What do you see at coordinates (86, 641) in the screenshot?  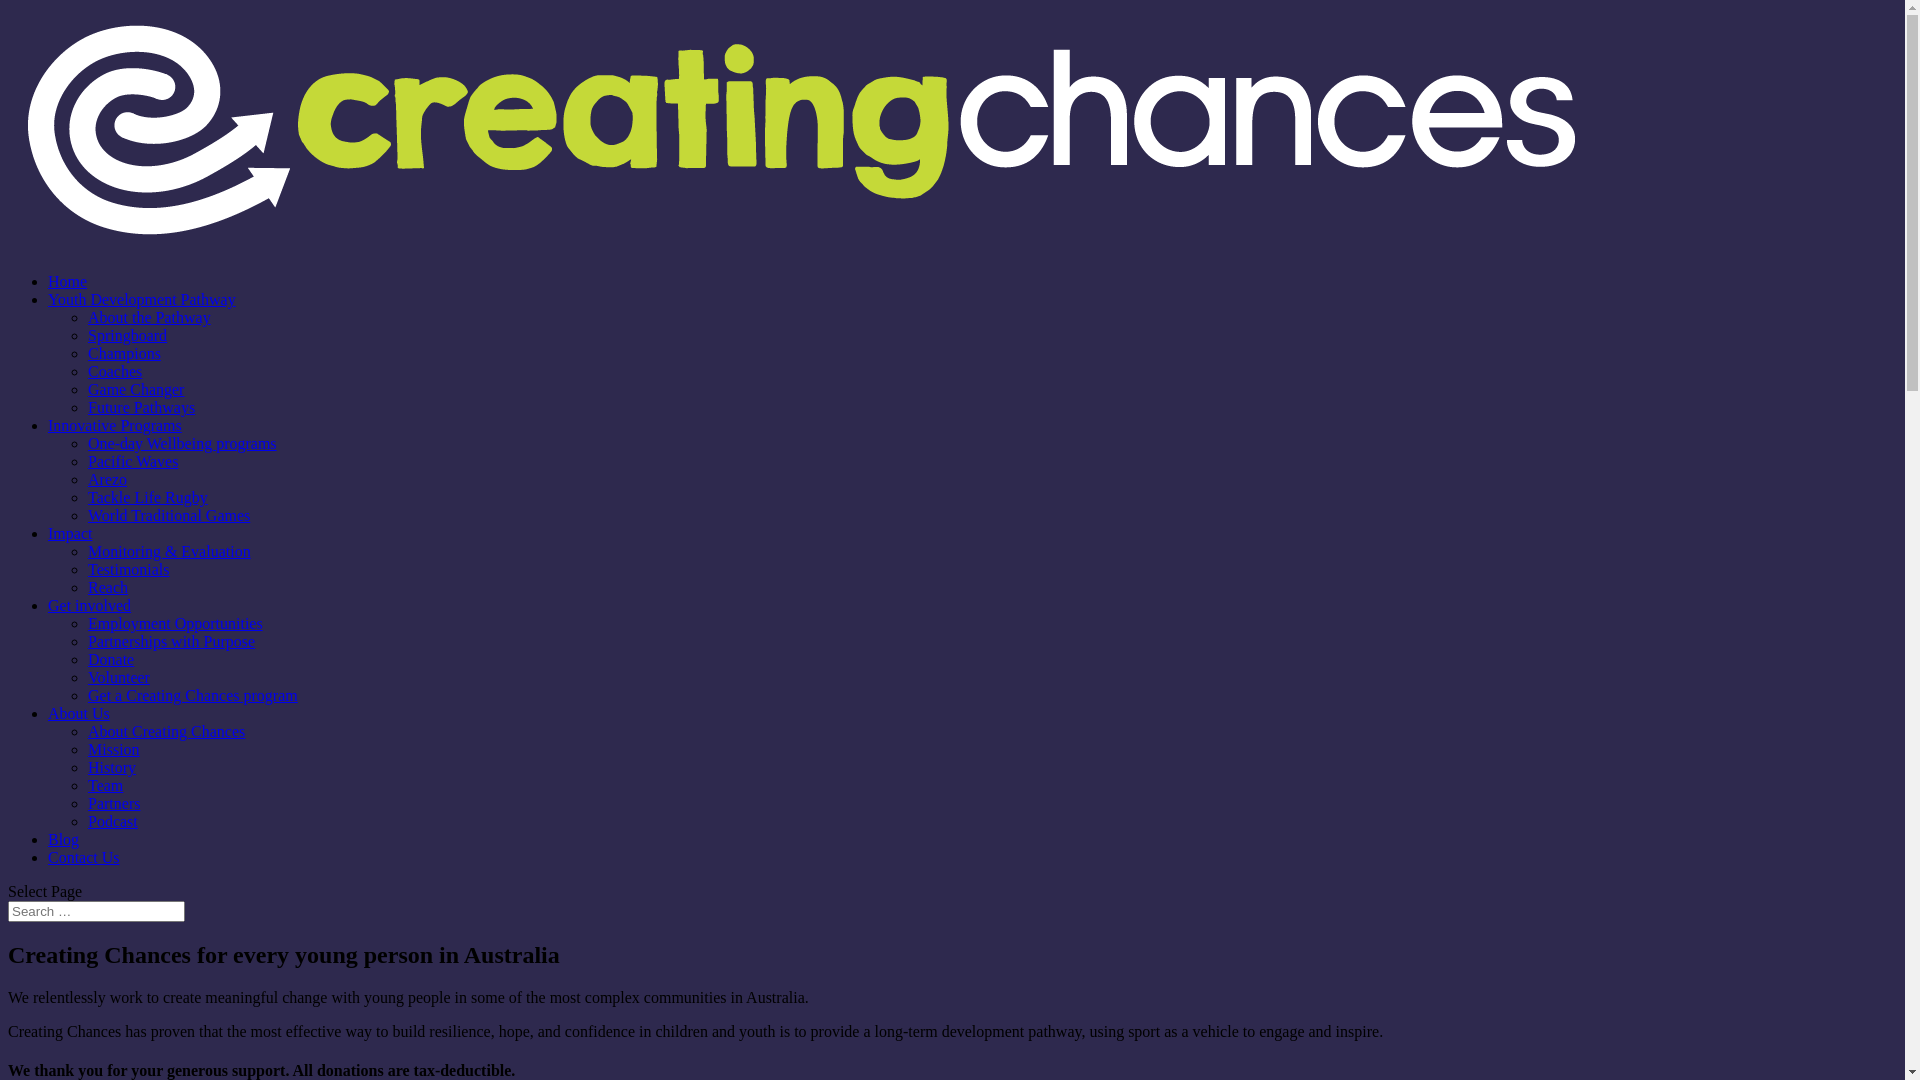 I see `'Partnerships with Purpose'` at bounding box center [86, 641].